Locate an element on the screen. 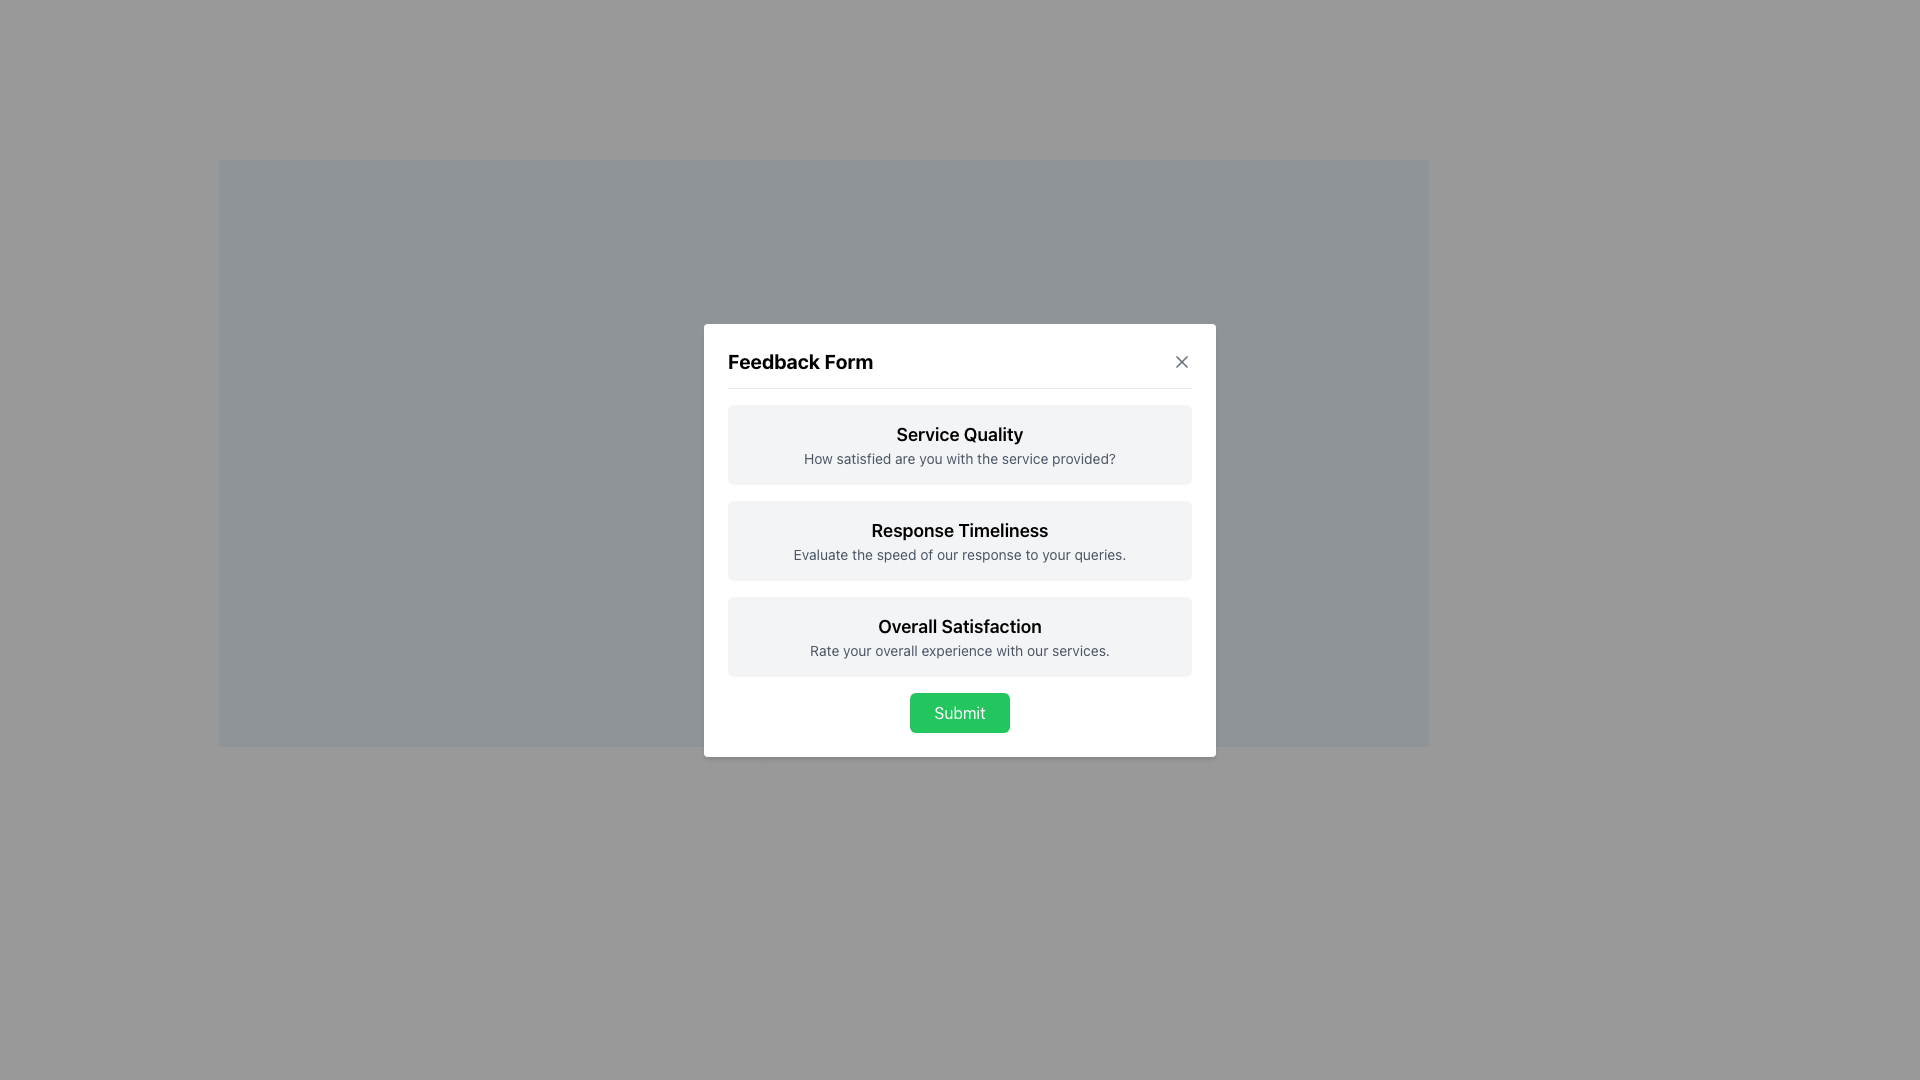 The image size is (1920, 1080). the informational section in the Feedback Form interface that collects user feedback regarding the speed of response to queries, positioned in the middle of three similar feedback sections is located at coordinates (960, 540).